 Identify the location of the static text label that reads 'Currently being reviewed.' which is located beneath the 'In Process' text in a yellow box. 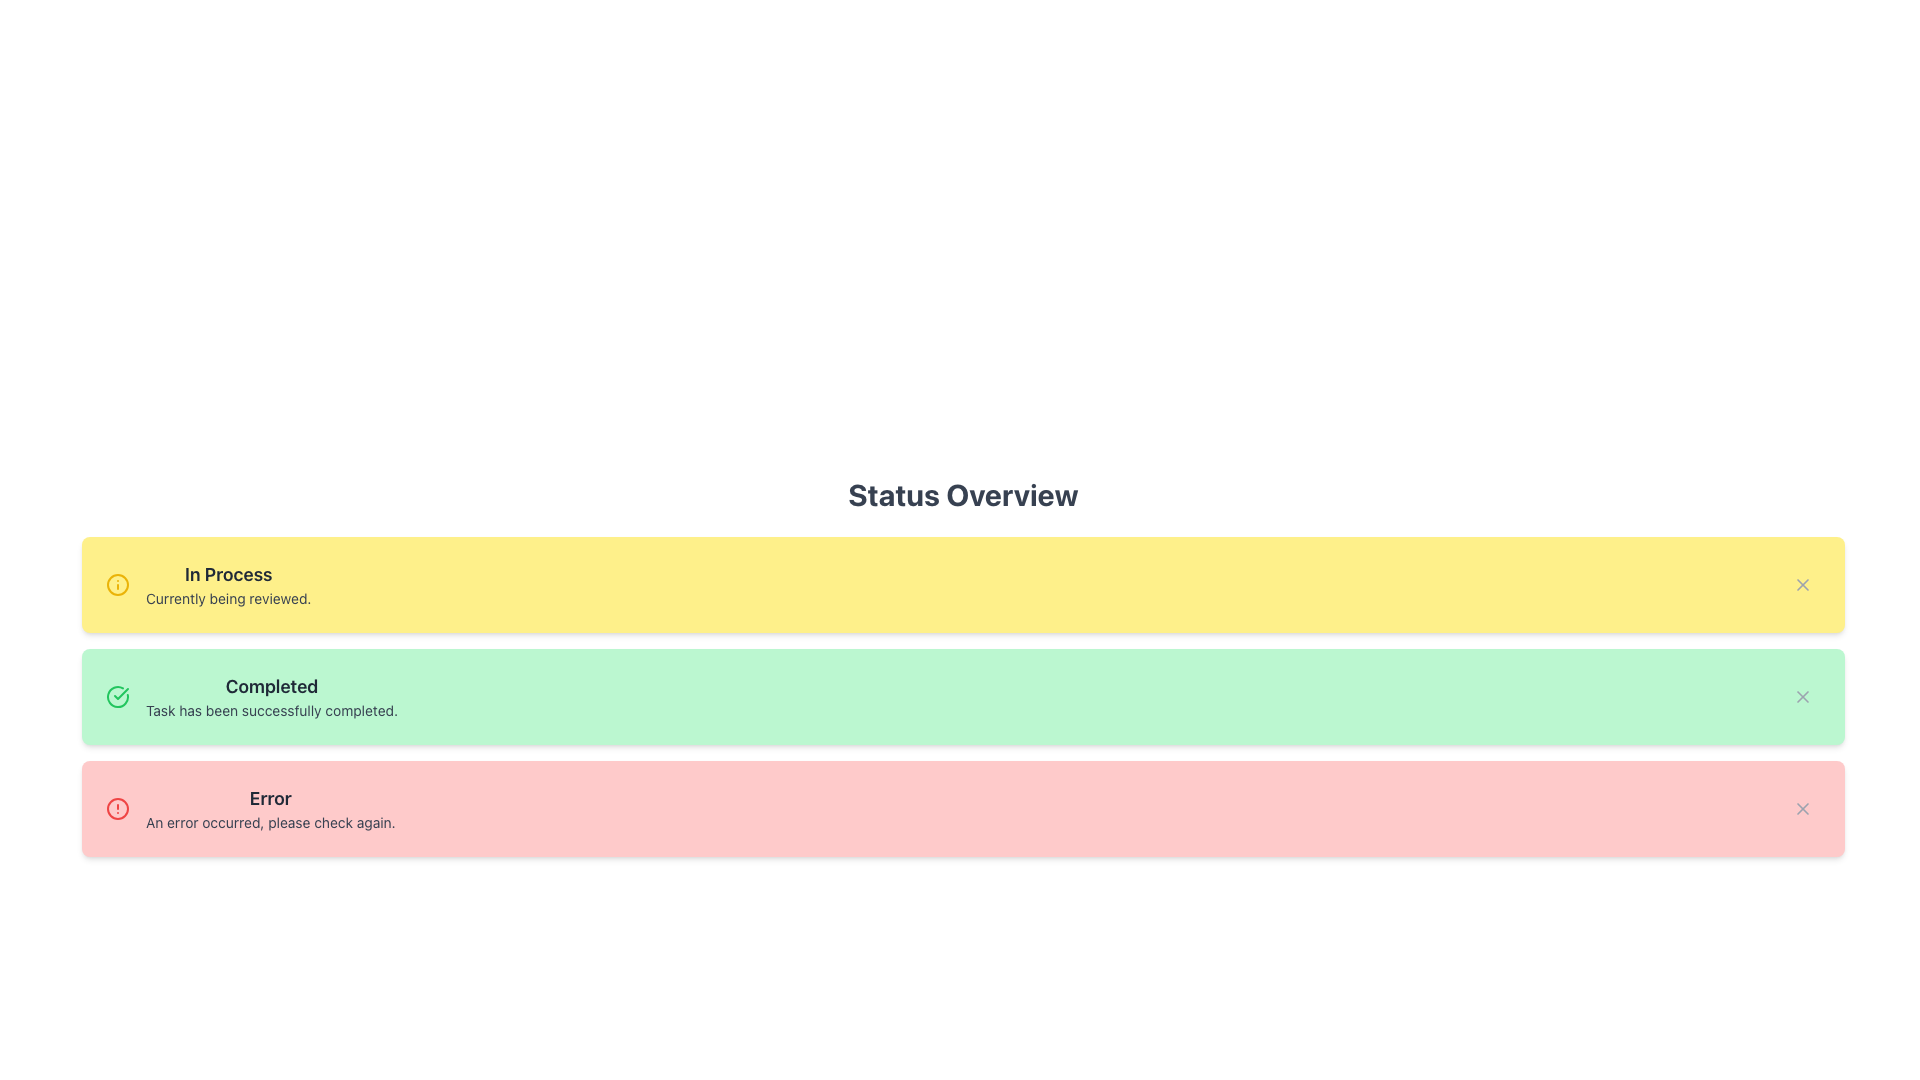
(228, 597).